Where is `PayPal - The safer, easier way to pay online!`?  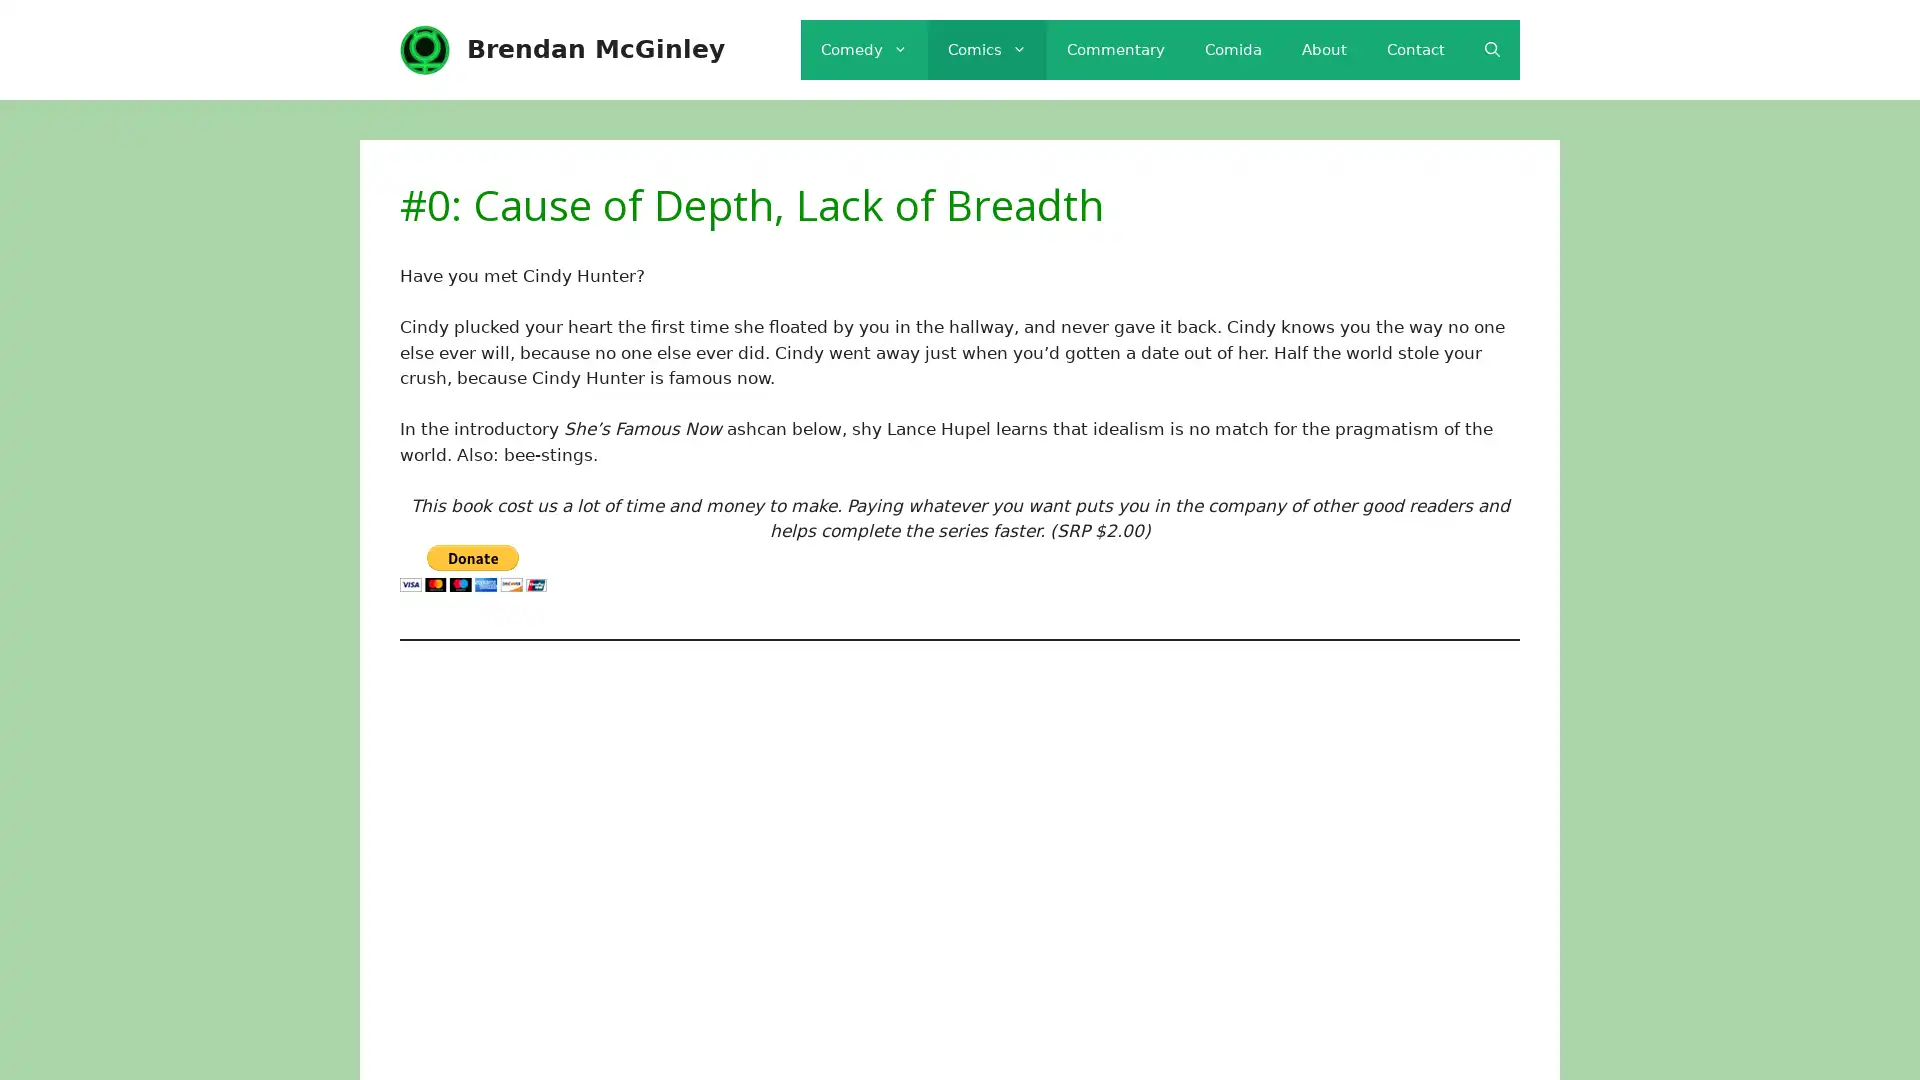 PayPal - The safer, easier way to pay online! is located at coordinates (472, 567).